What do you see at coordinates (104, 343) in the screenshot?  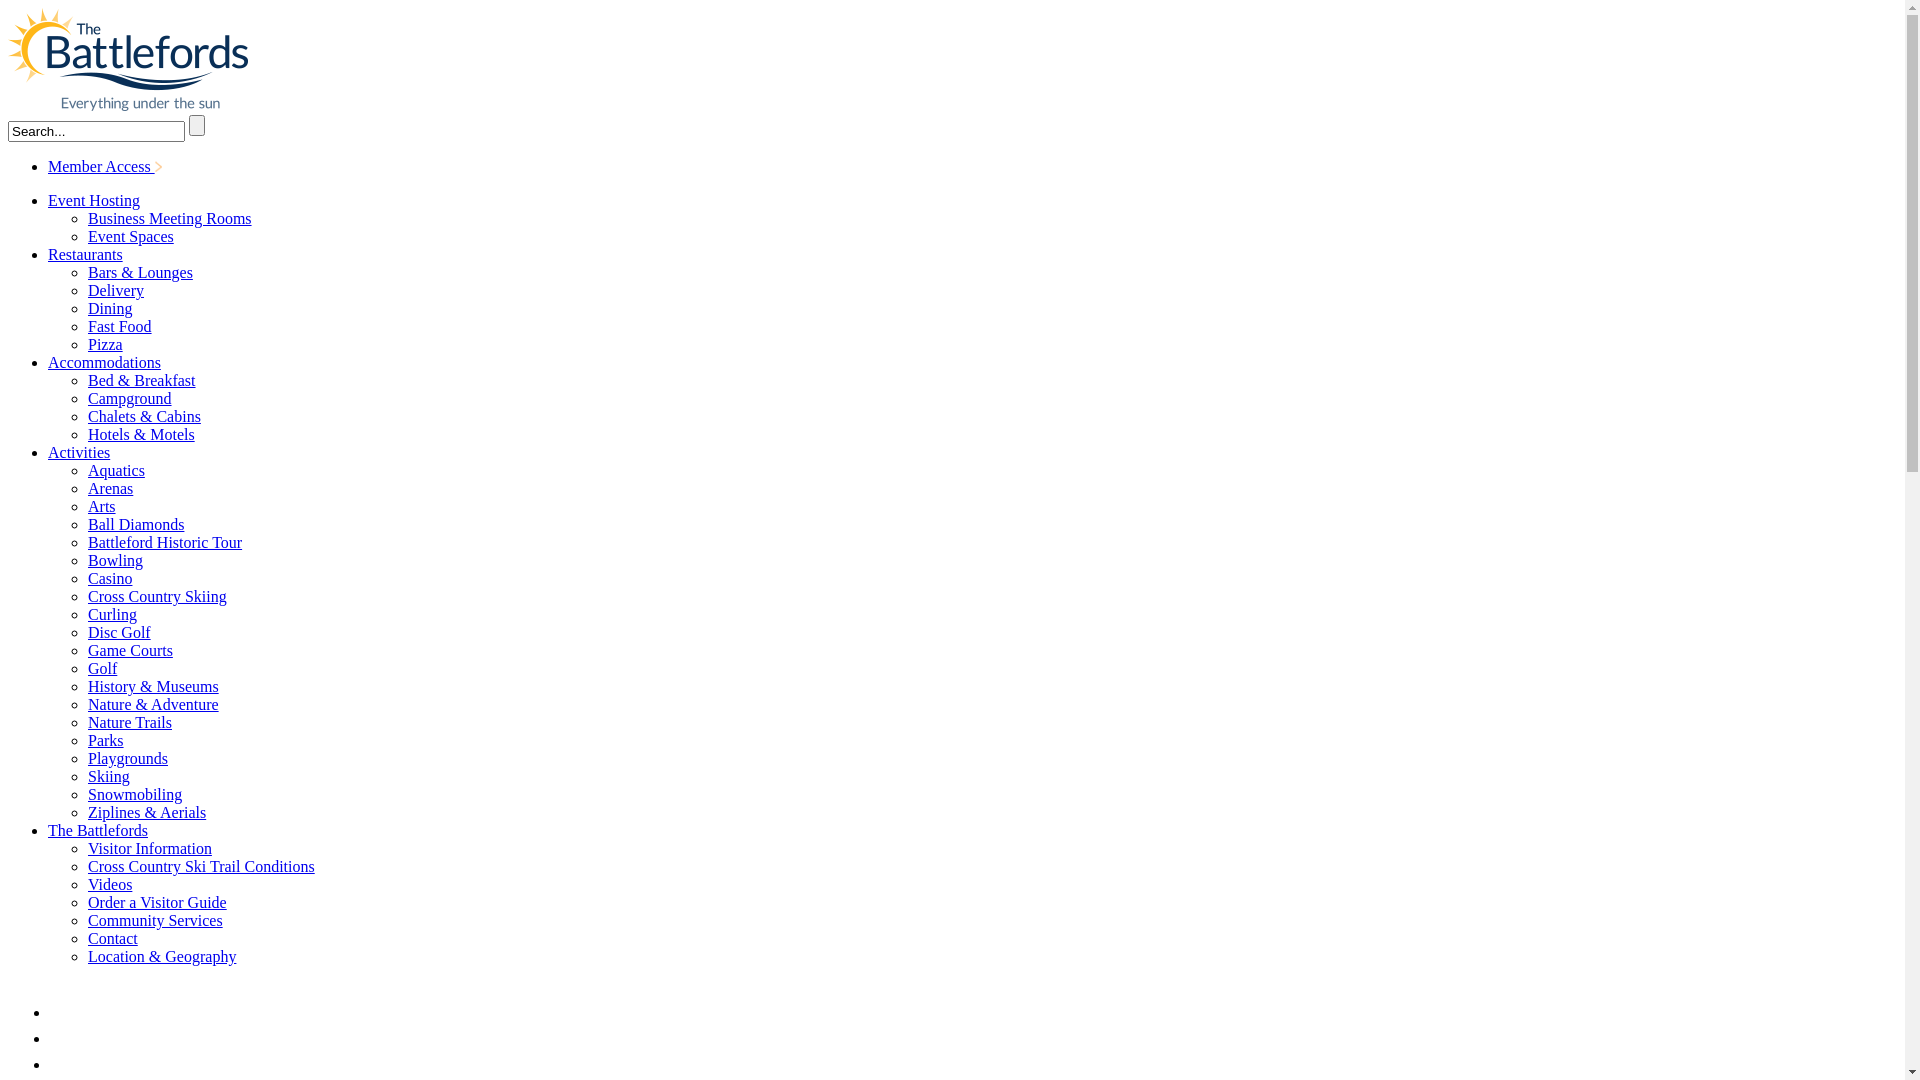 I see `'Pizza'` at bounding box center [104, 343].